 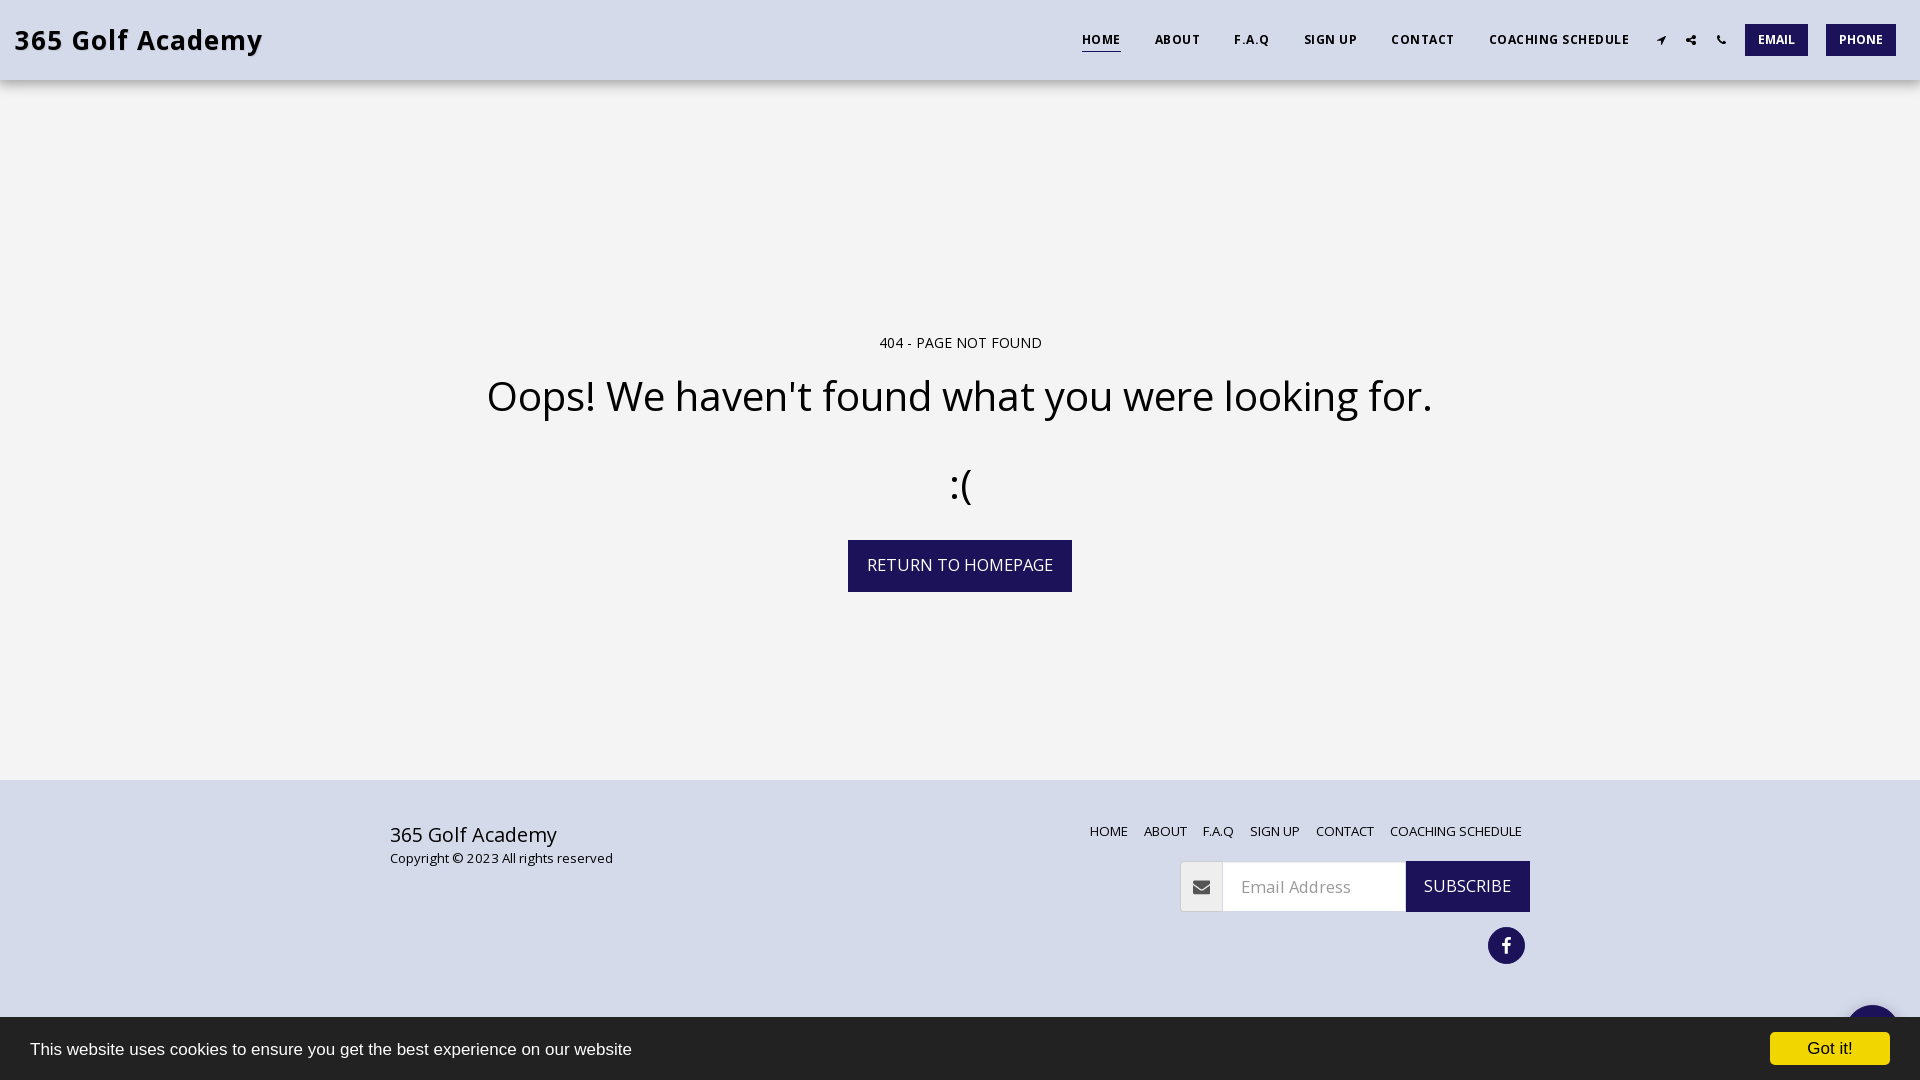 I want to click on 'COACHING SCHEDULE', so click(x=1472, y=38).